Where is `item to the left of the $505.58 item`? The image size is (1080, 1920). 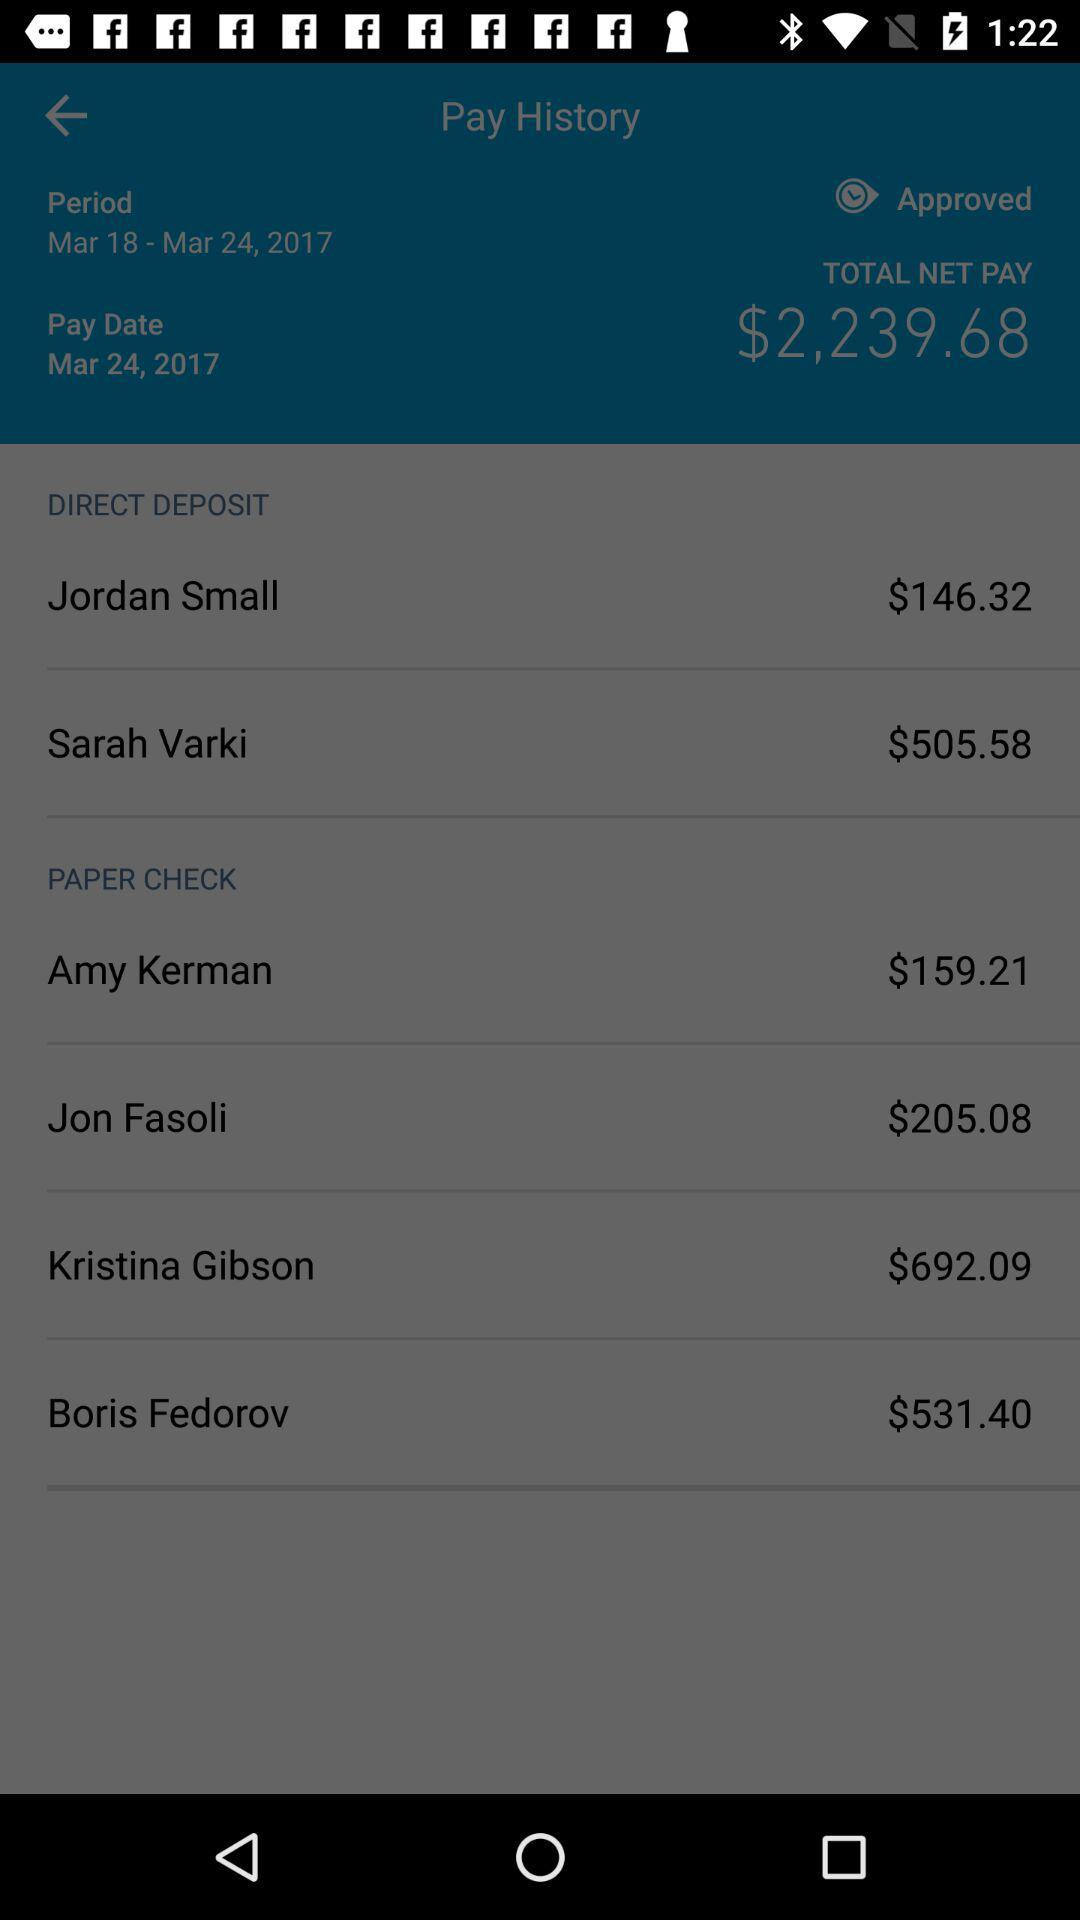 item to the left of the $505.58 item is located at coordinates (293, 741).